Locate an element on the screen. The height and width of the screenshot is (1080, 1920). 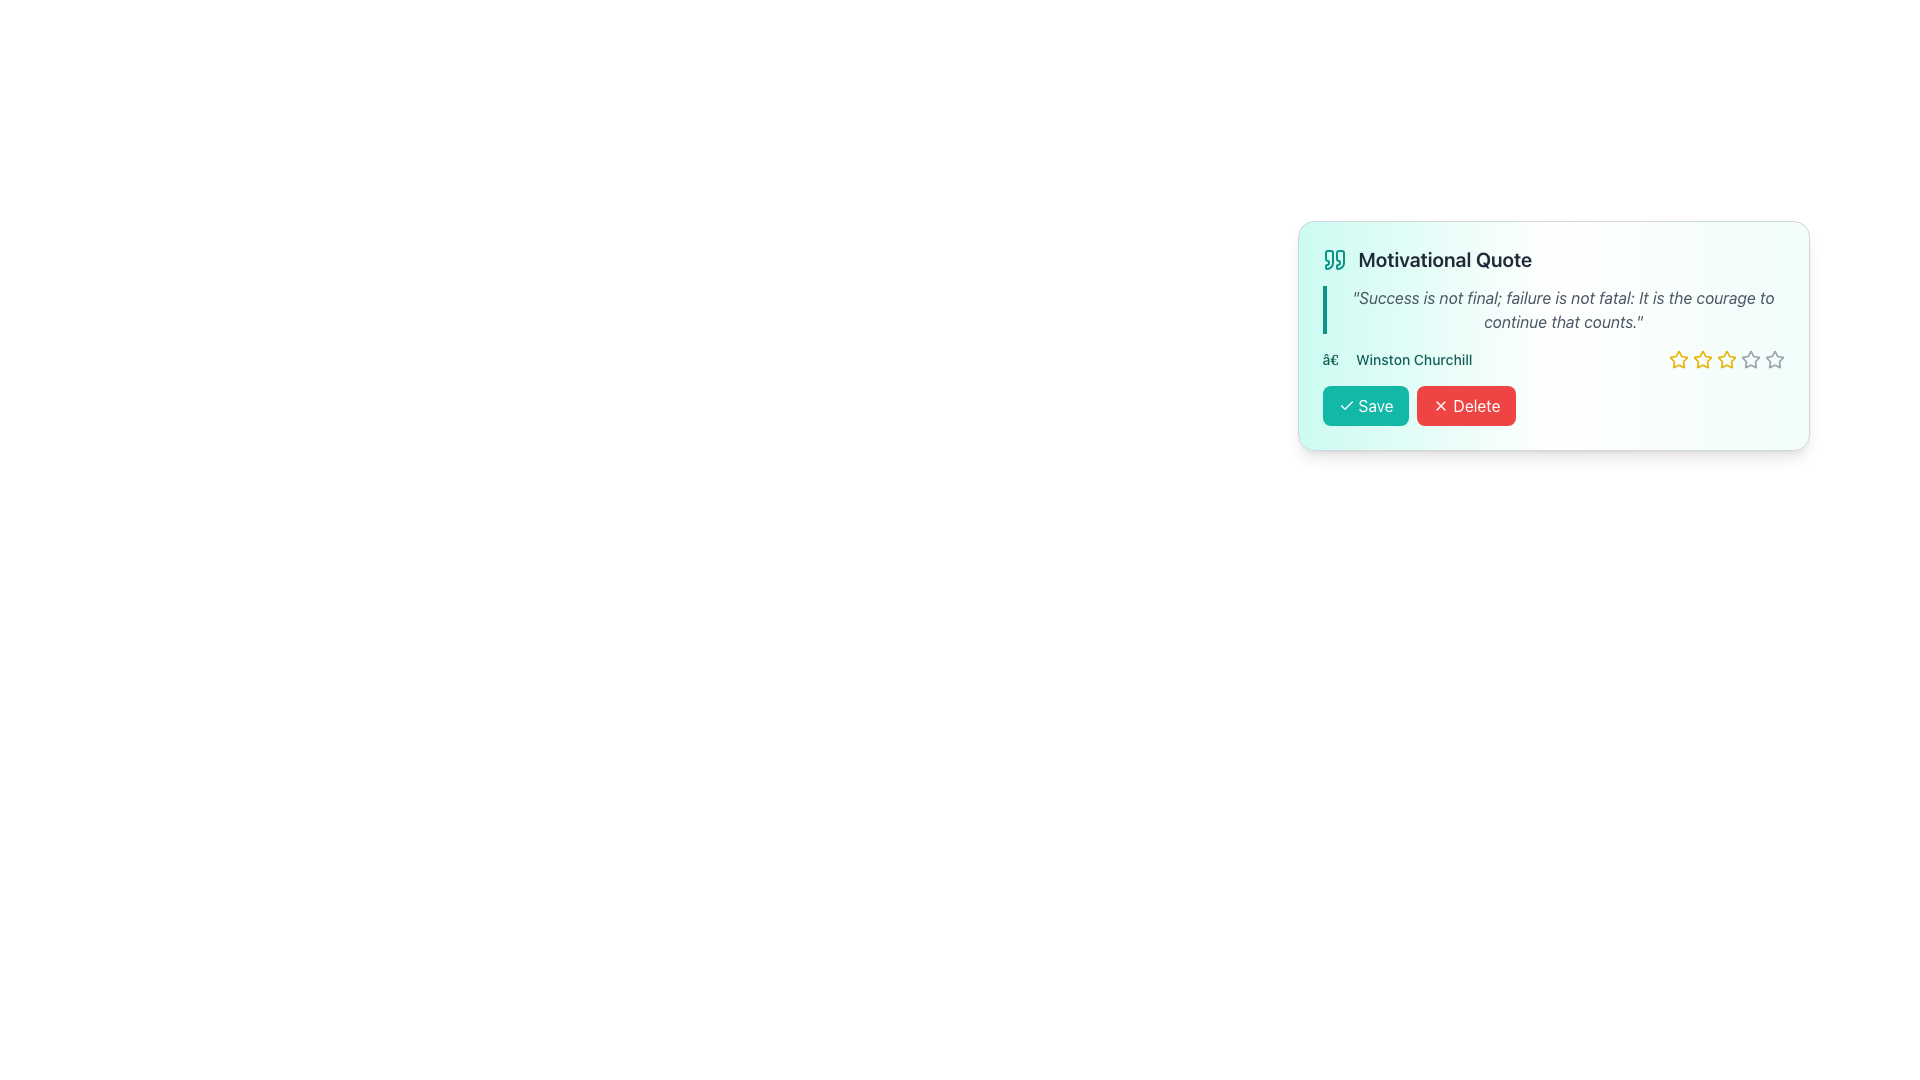
the 'Delete' button in the button group is located at coordinates (1552, 405).